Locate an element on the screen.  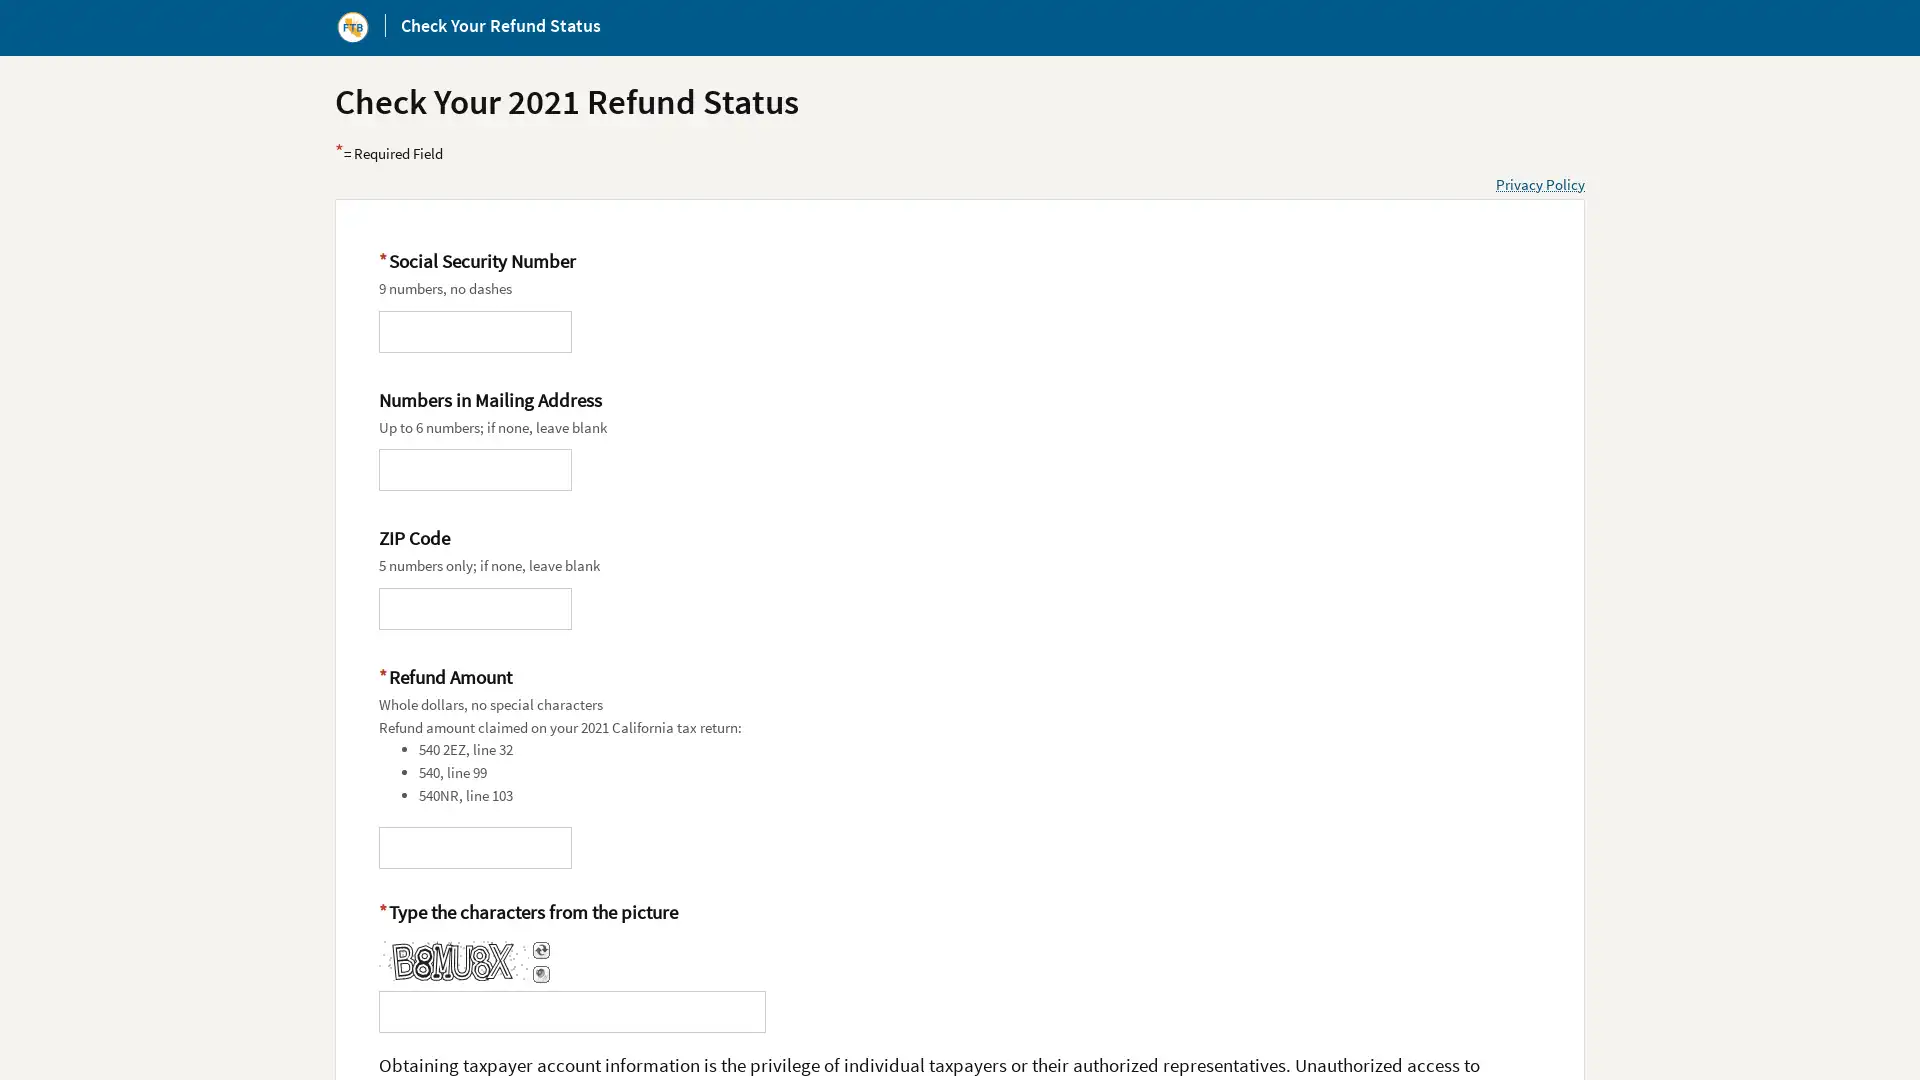
Speak the characters in the picture. is located at coordinates (540, 973).